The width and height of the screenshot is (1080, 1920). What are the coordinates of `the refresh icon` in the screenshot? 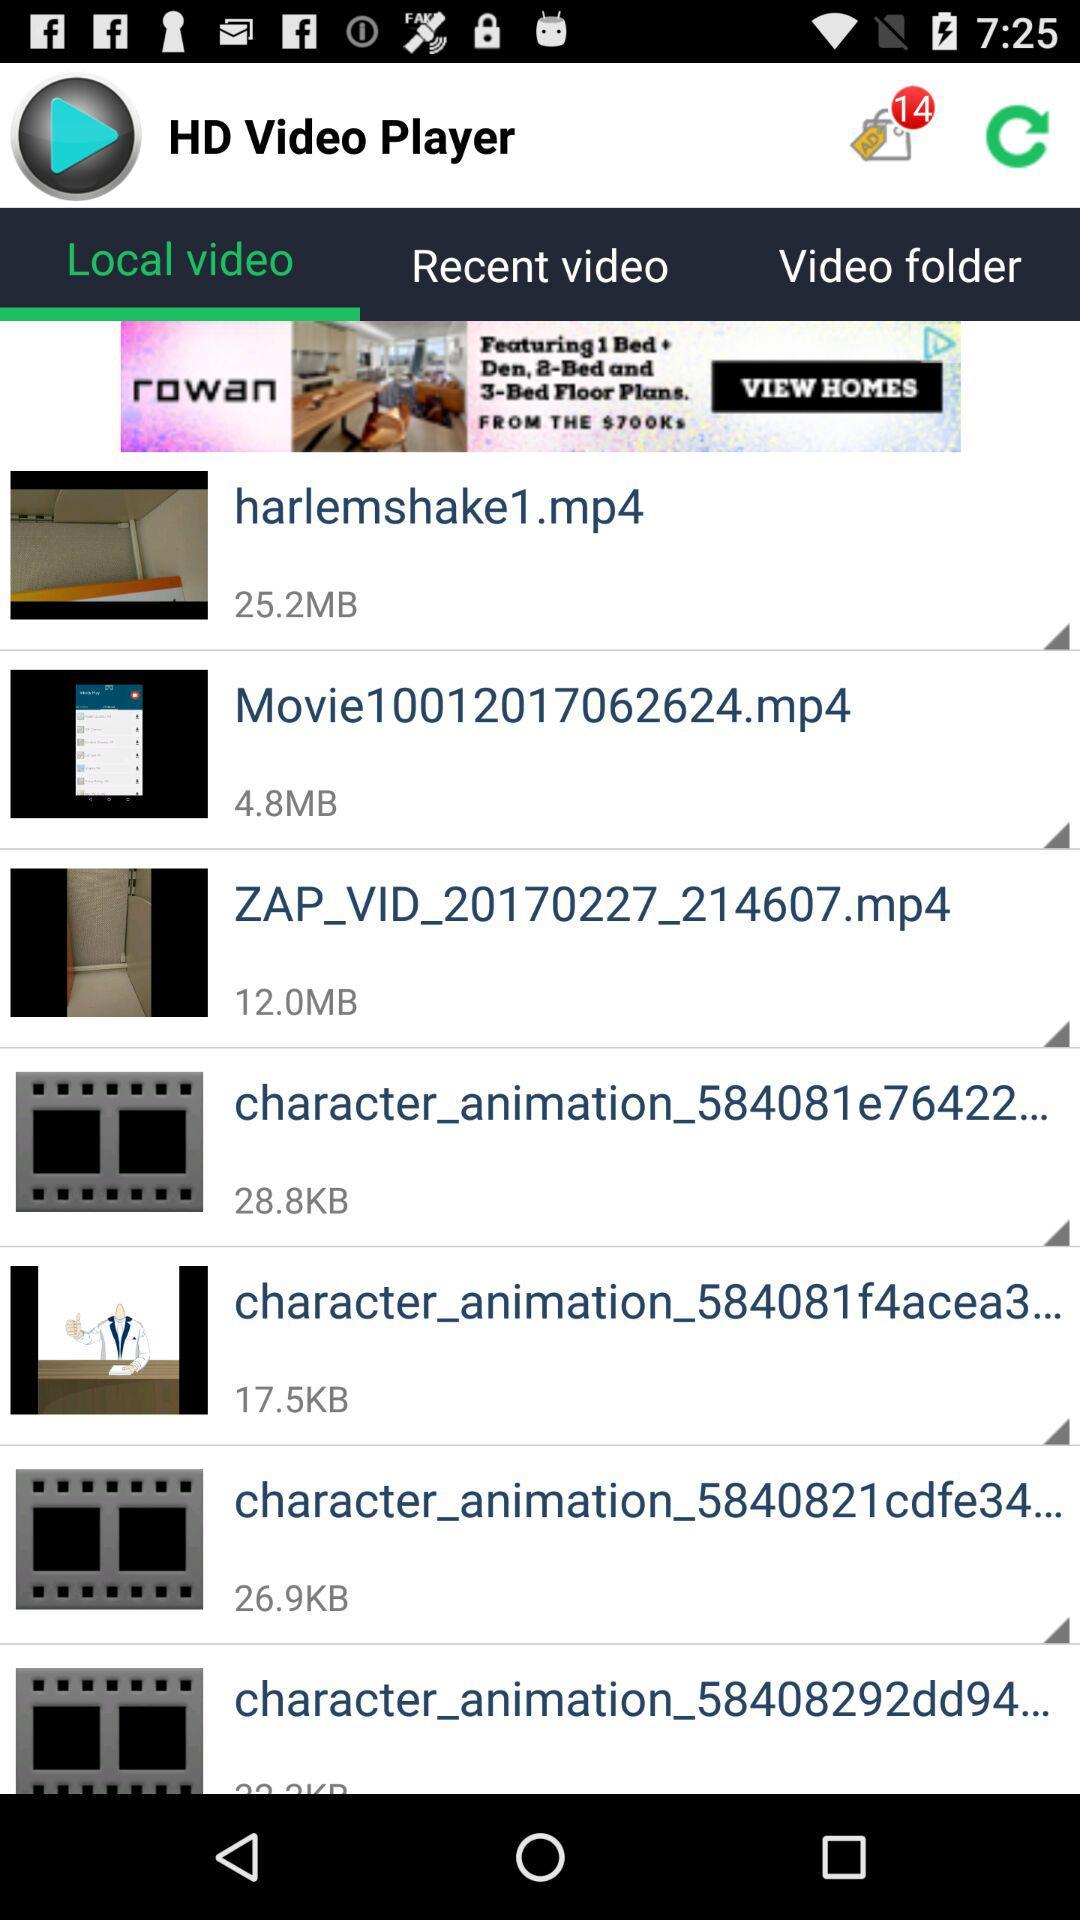 It's located at (1014, 143).